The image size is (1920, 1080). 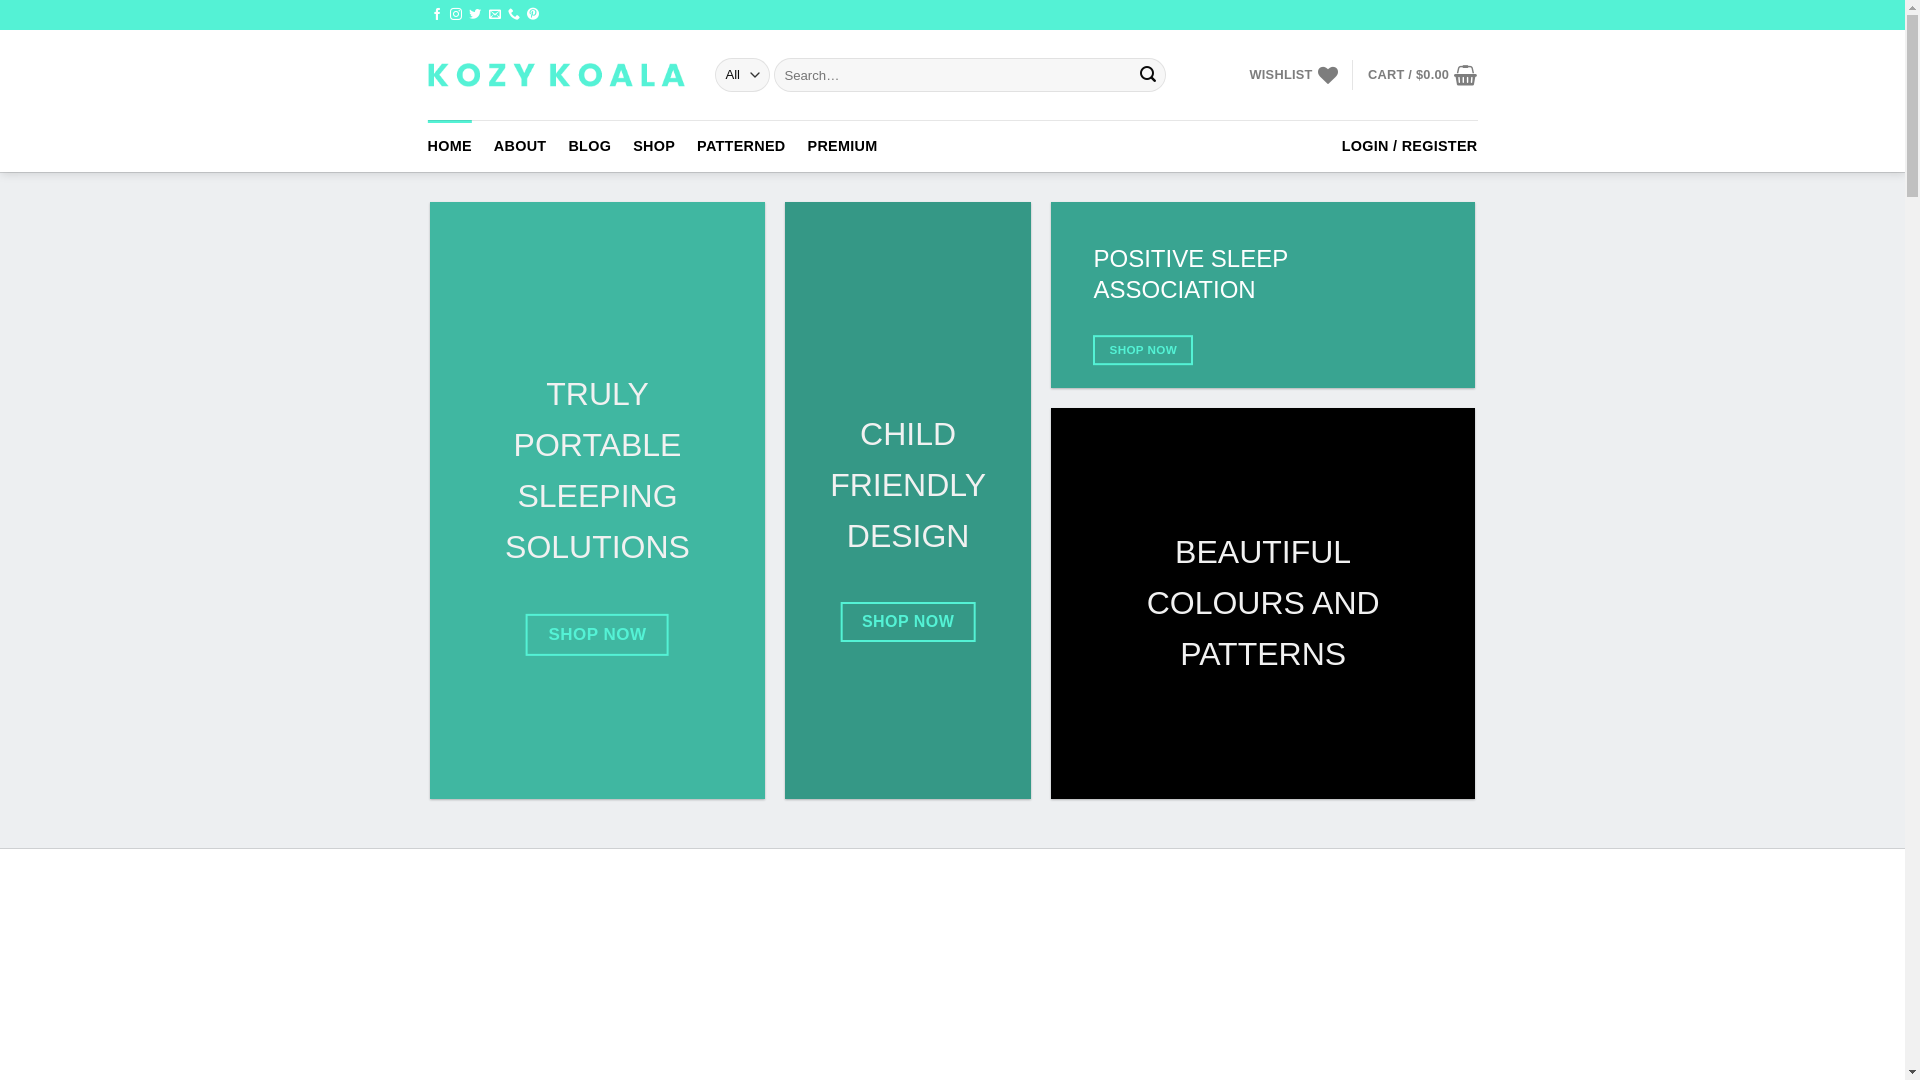 What do you see at coordinates (739, 145) in the screenshot?
I see `'PATTERNED'` at bounding box center [739, 145].